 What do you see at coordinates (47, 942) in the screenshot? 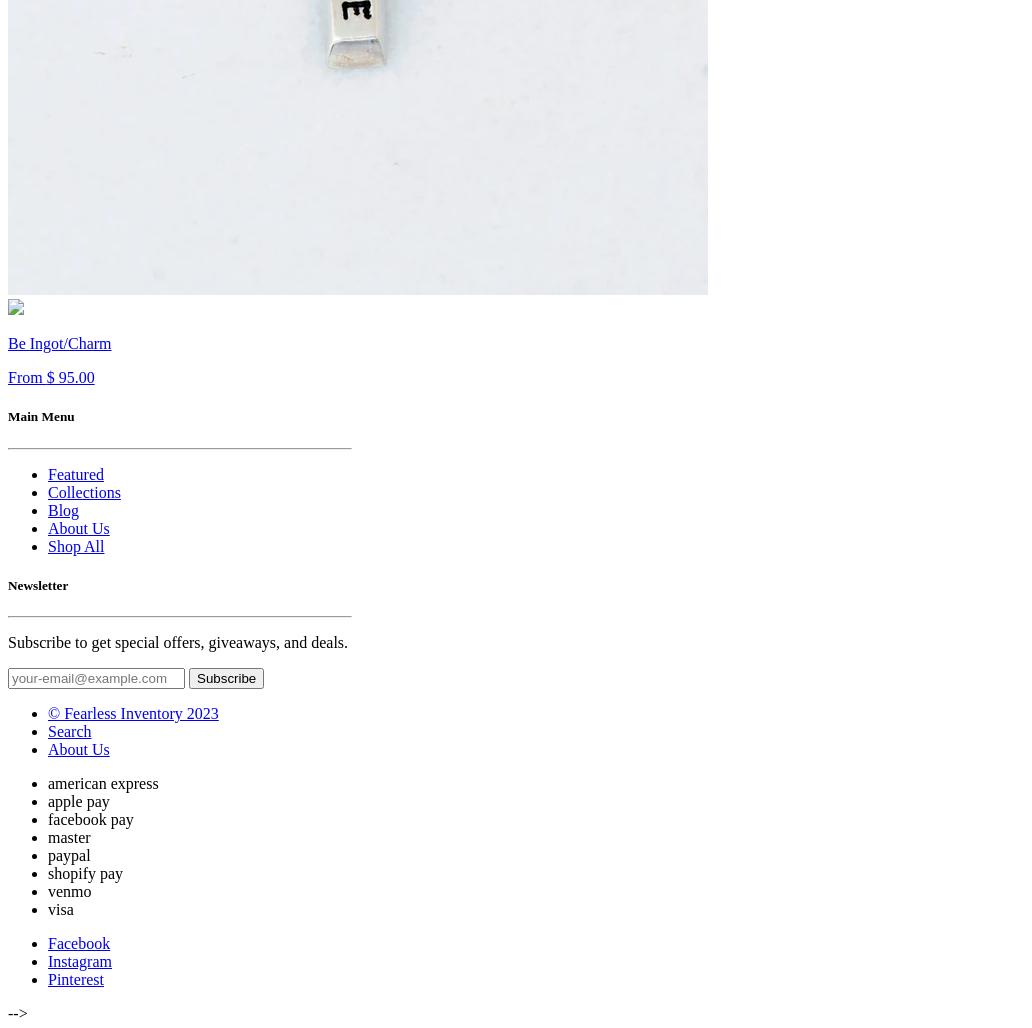
I see `'Facebook'` at bounding box center [47, 942].